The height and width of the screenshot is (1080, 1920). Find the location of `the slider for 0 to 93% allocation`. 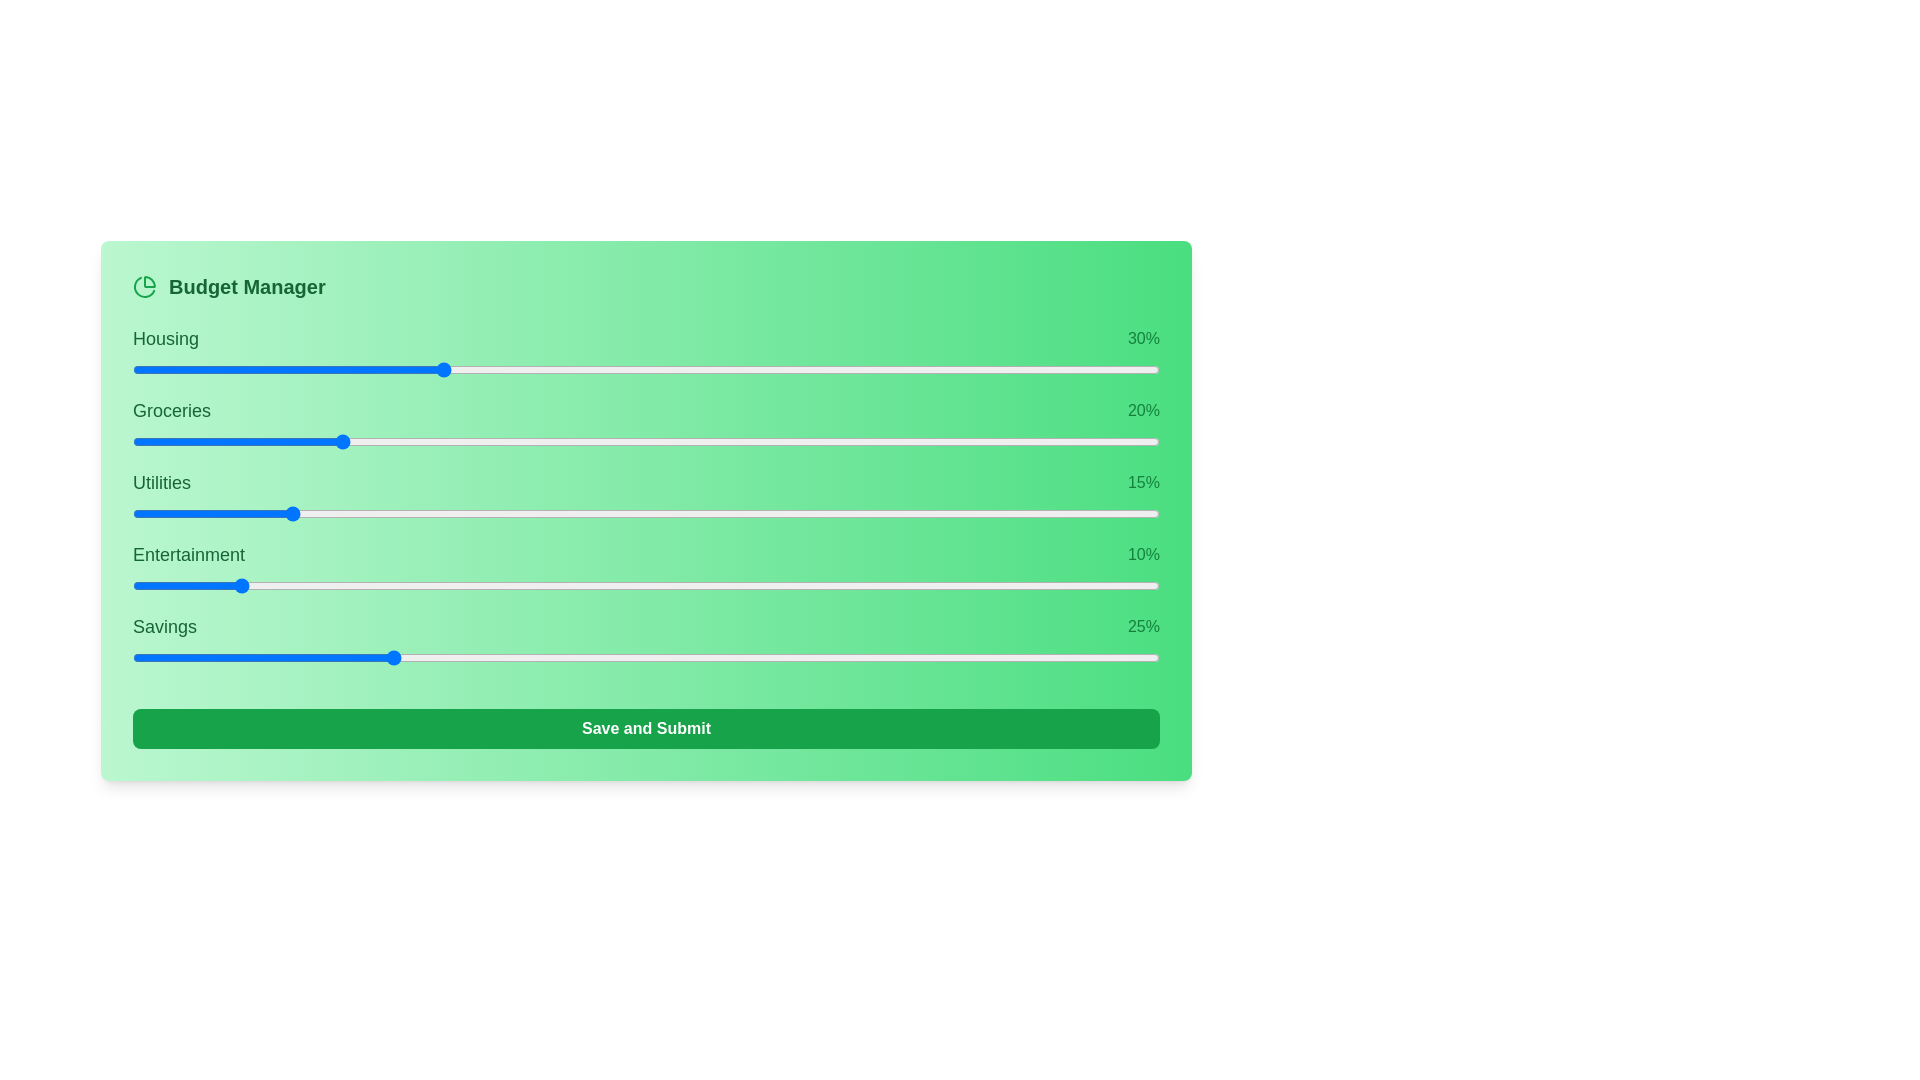

the slider for 0 to 93% allocation is located at coordinates (1123, 370).